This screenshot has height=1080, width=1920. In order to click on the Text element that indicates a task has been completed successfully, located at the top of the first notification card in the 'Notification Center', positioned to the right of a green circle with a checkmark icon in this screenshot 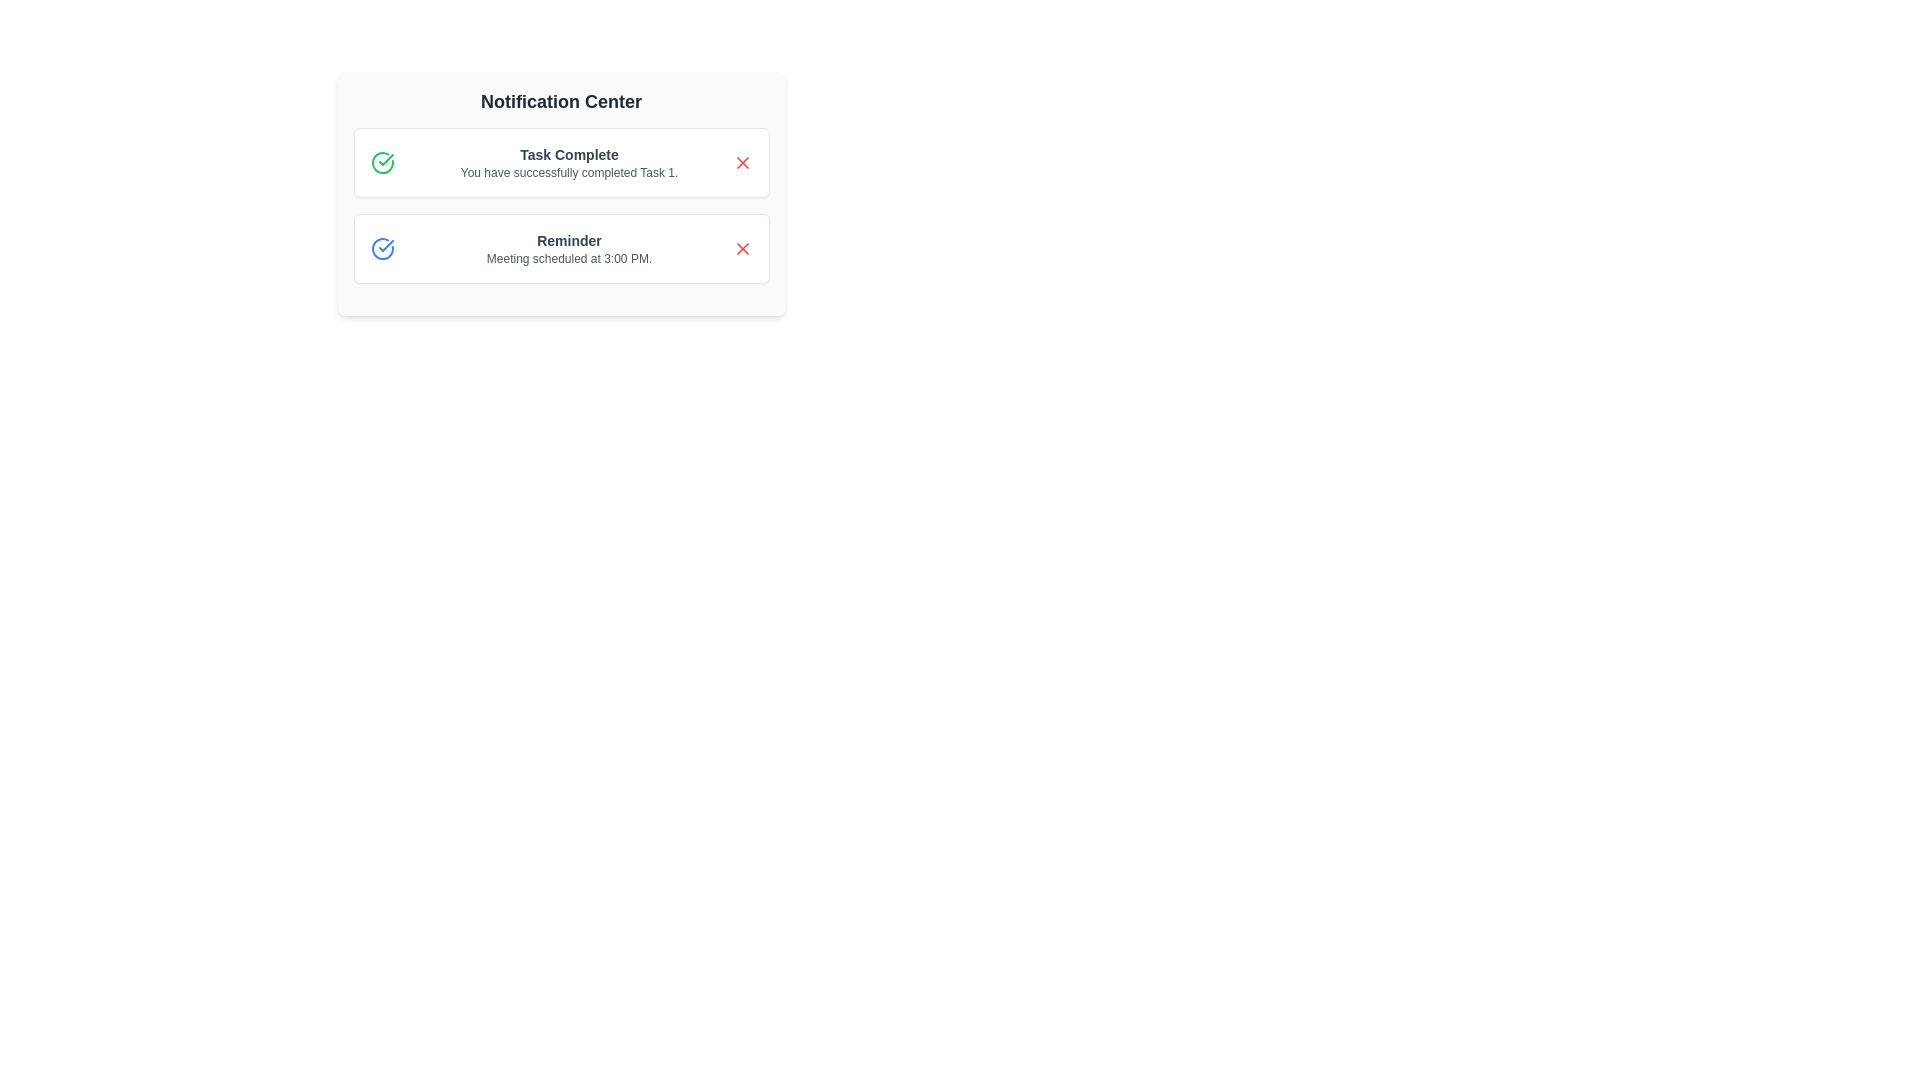, I will do `click(568, 161)`.